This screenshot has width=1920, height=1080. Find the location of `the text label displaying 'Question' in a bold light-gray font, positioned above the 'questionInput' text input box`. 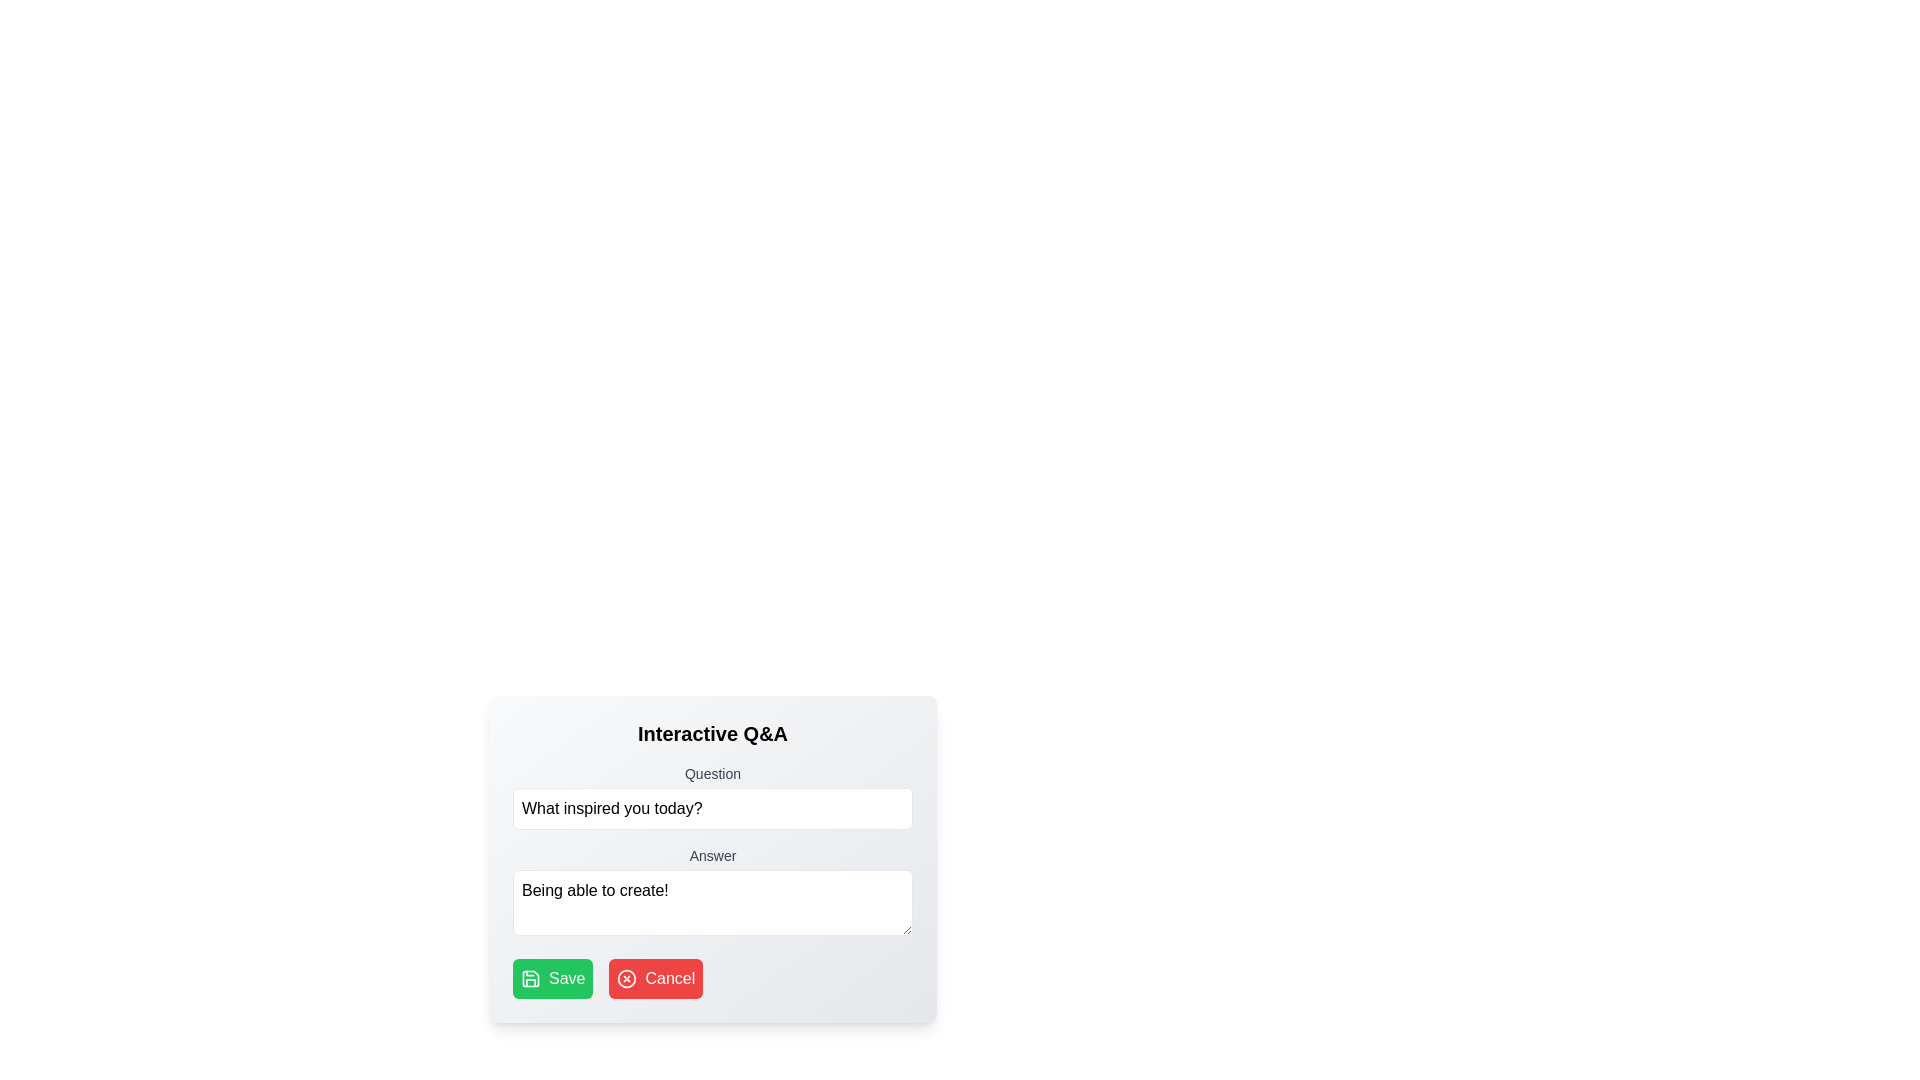

the text label displaying 'Question' in a bold light-gray font, positioned above the 'questionInput' text input box is located at coordinates (713, 773).